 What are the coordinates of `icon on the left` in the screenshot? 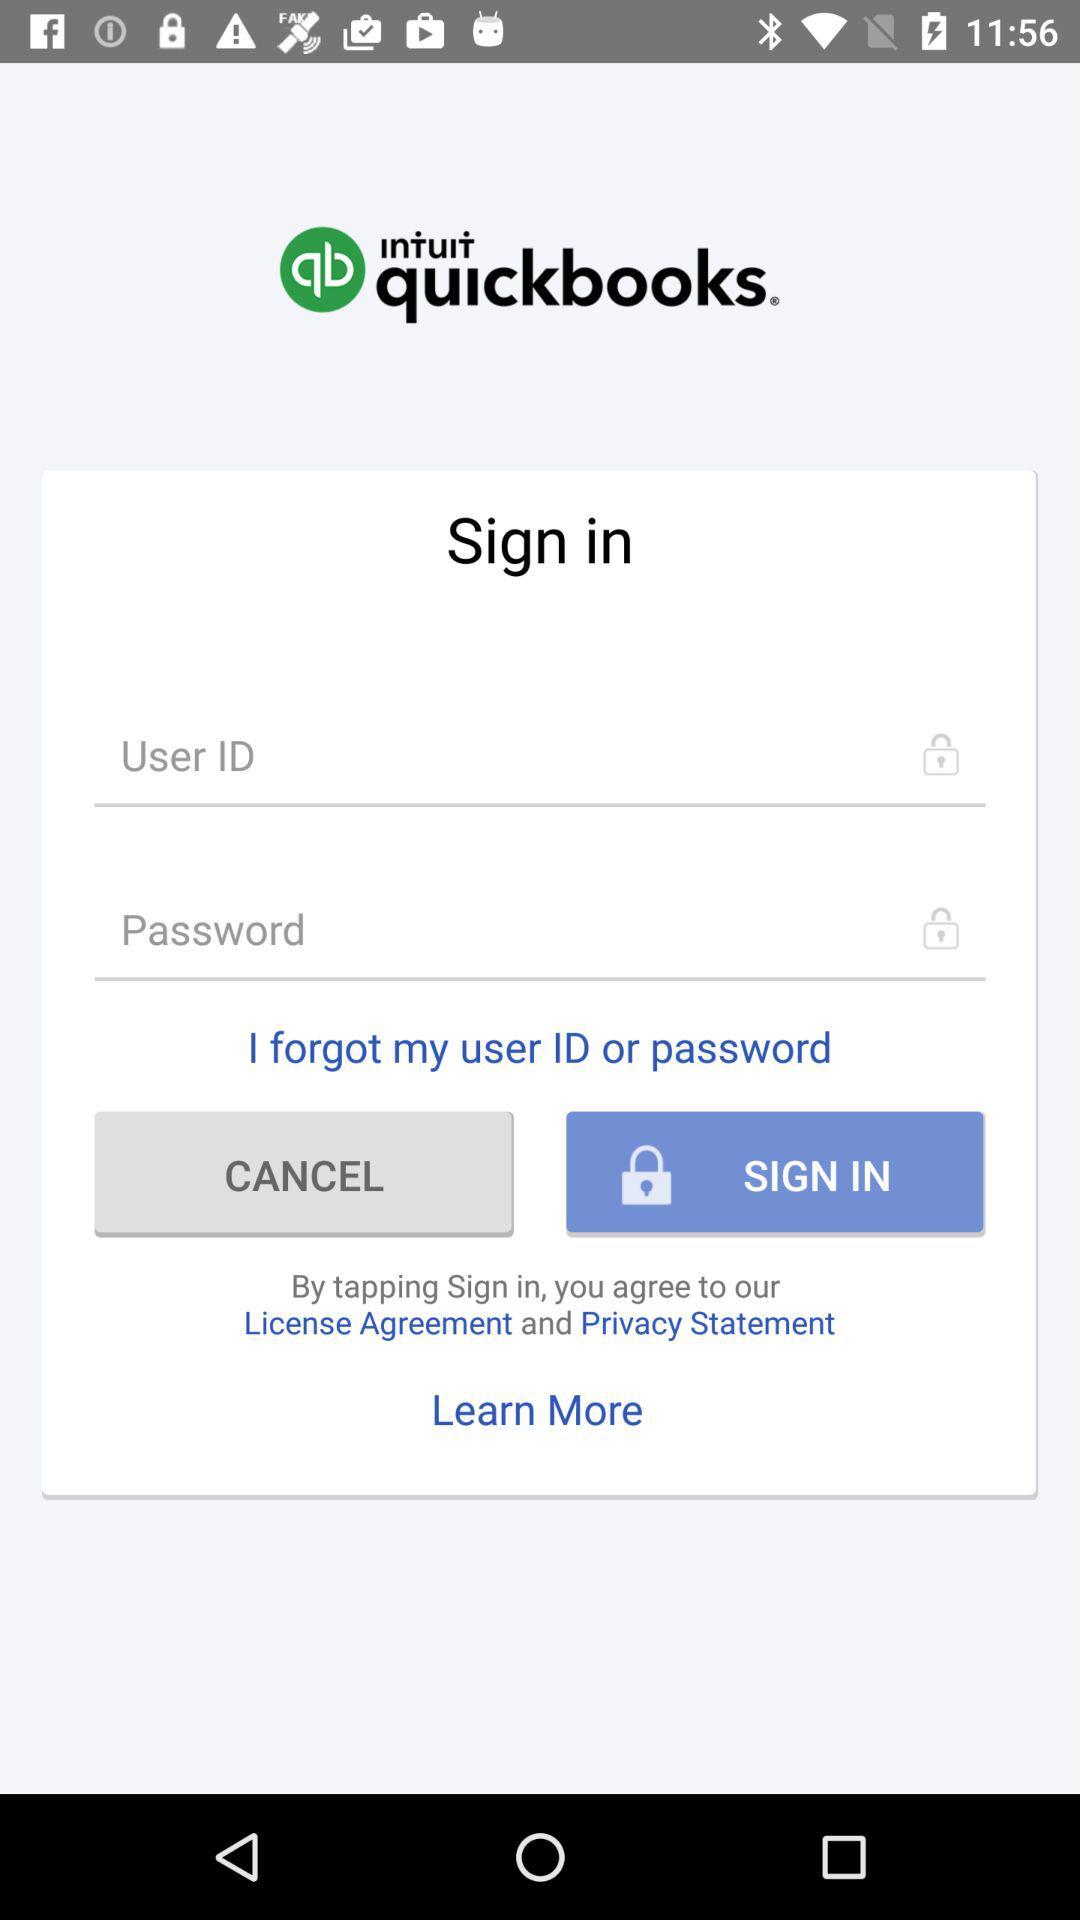 It's located at (304, 1174).